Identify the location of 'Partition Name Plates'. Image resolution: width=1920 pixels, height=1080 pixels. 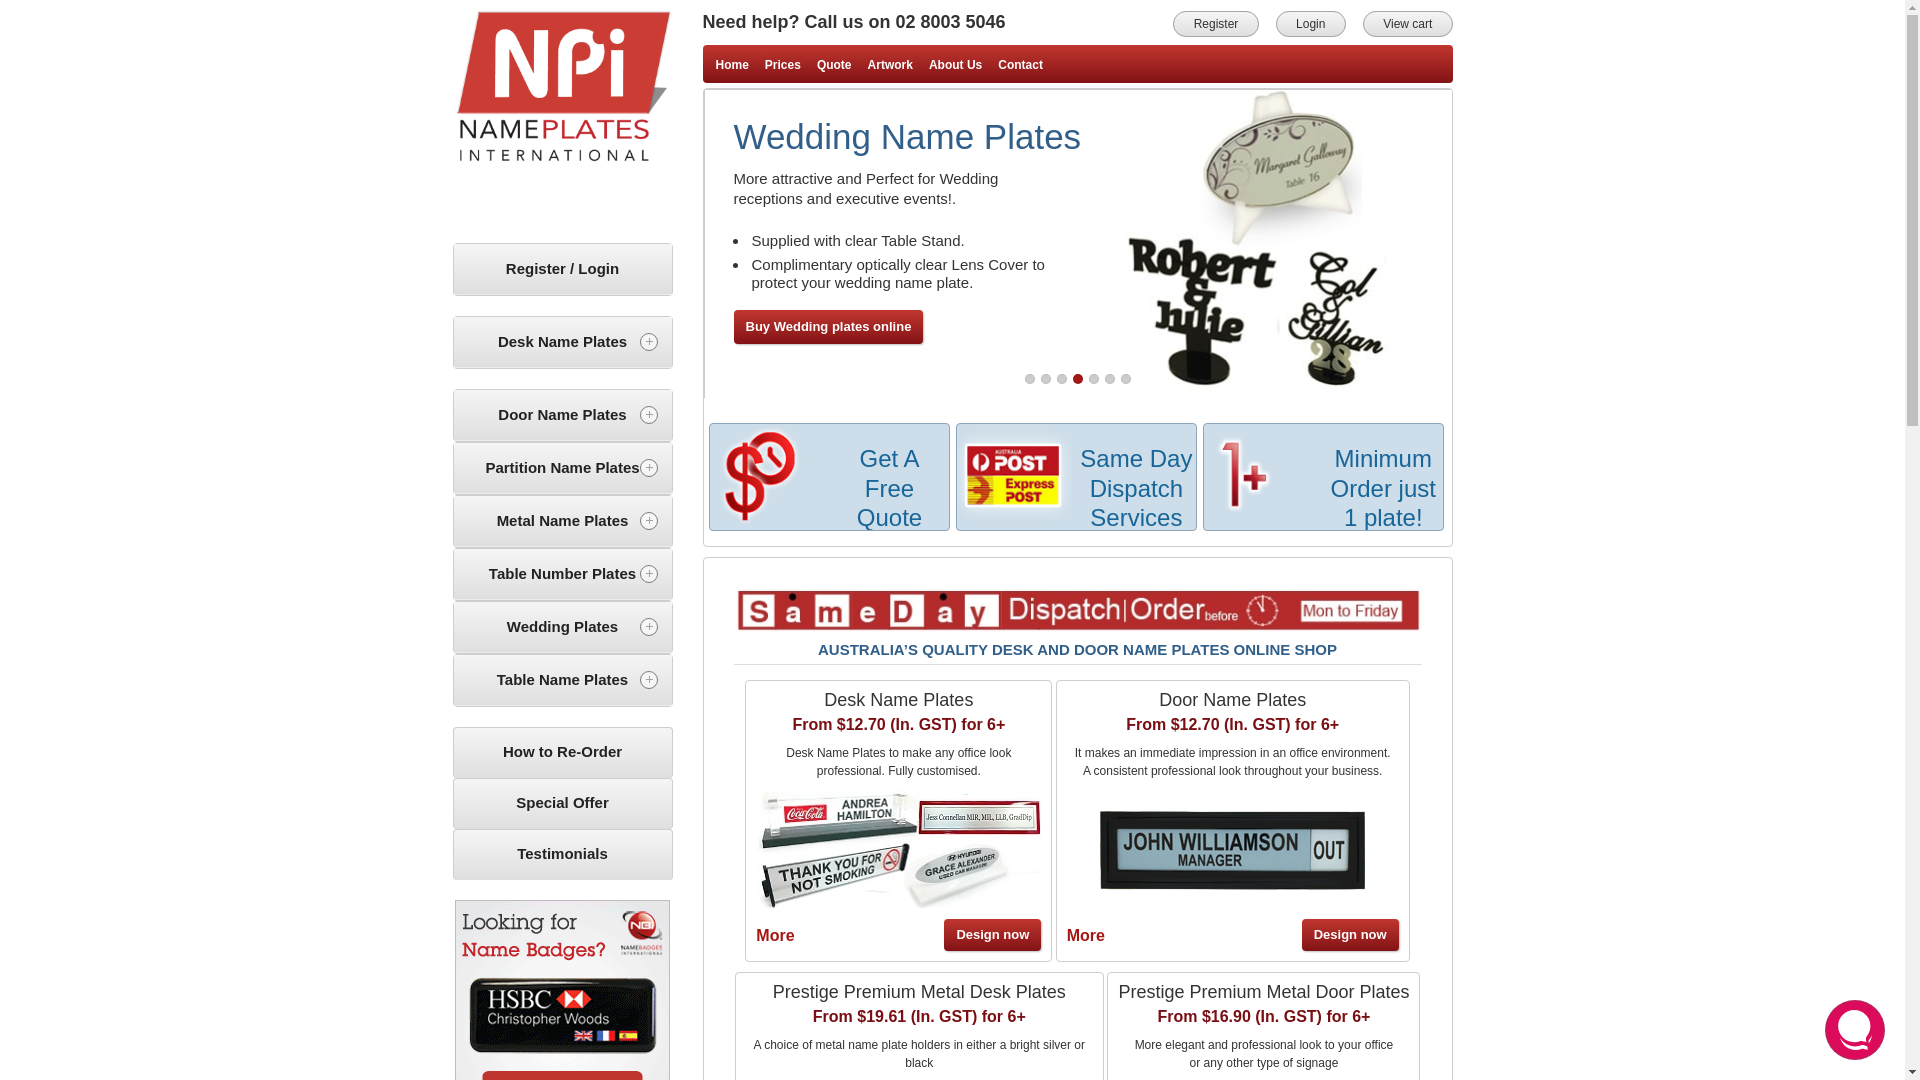
(453, 468).